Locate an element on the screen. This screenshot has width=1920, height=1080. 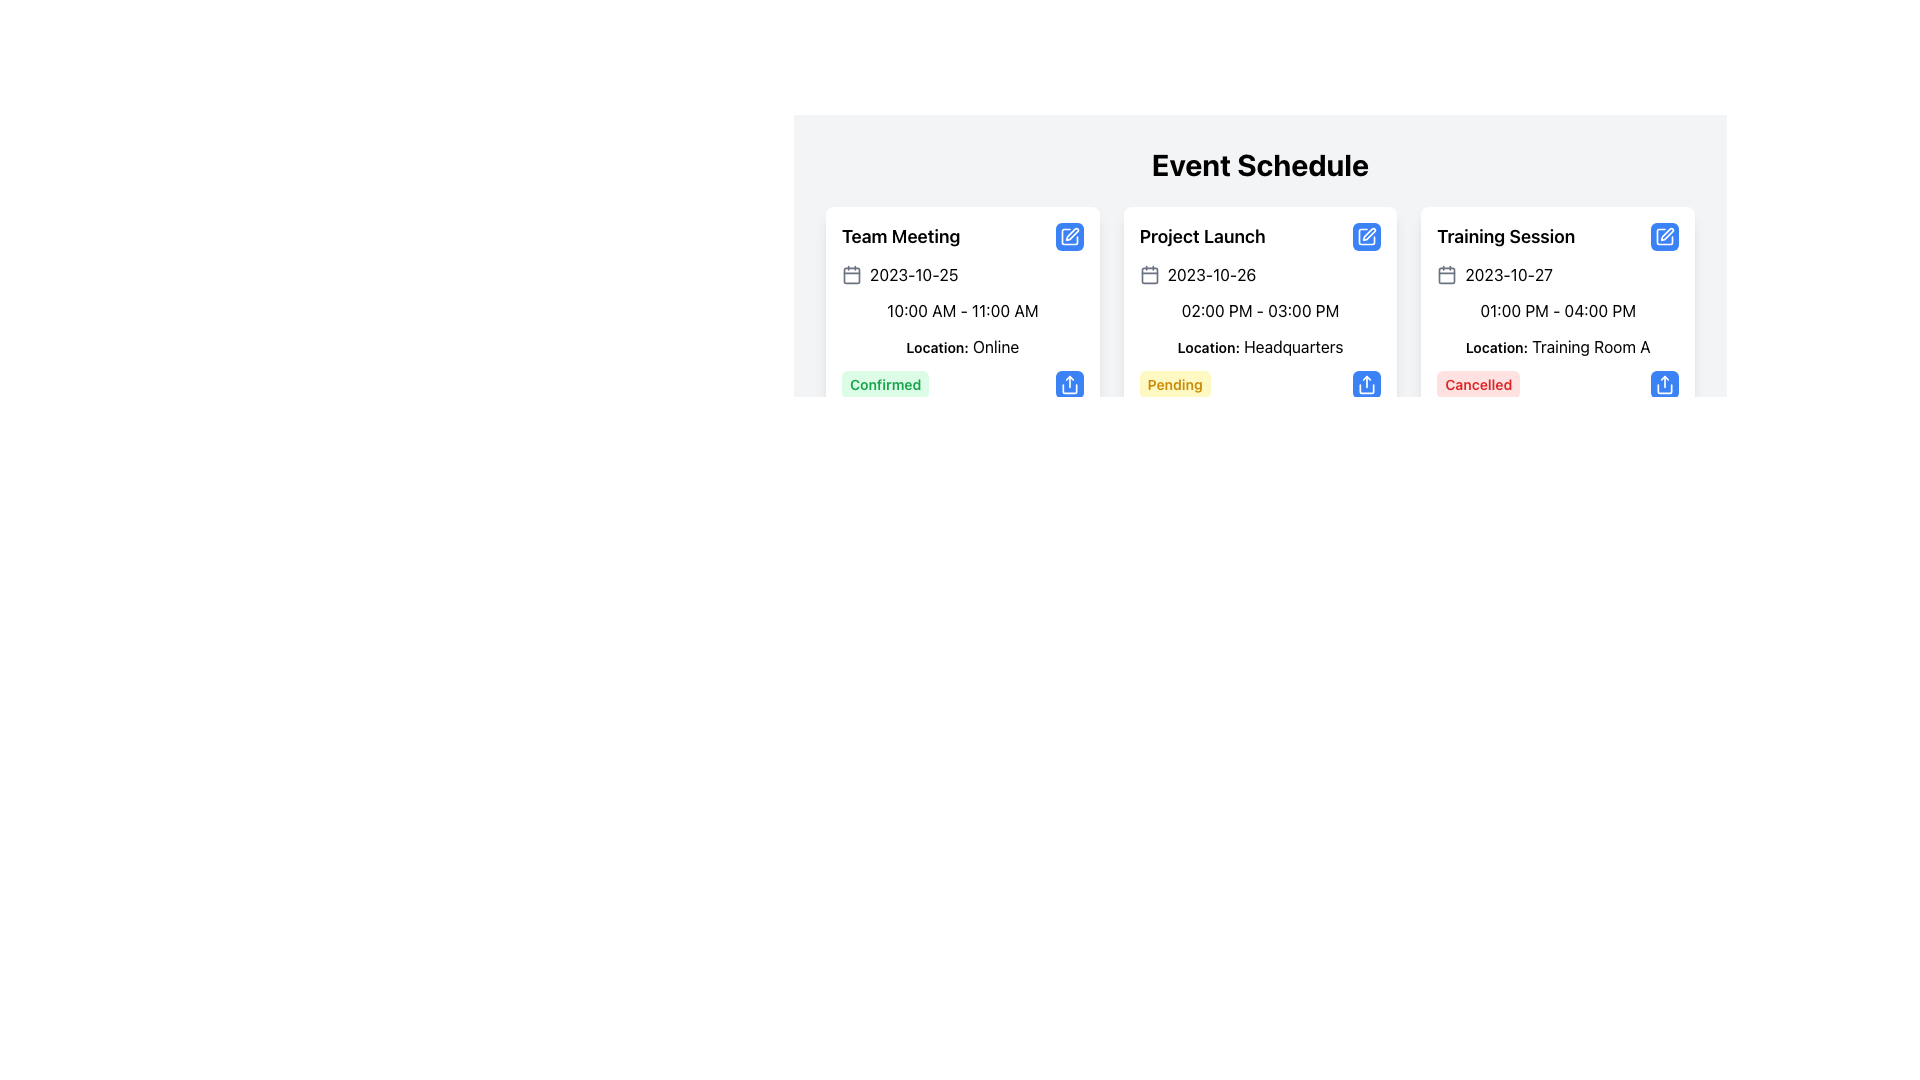
the edit icon located in the top-right corner of the 'Team Meeting' event card is located at coordinates (1068, 235).